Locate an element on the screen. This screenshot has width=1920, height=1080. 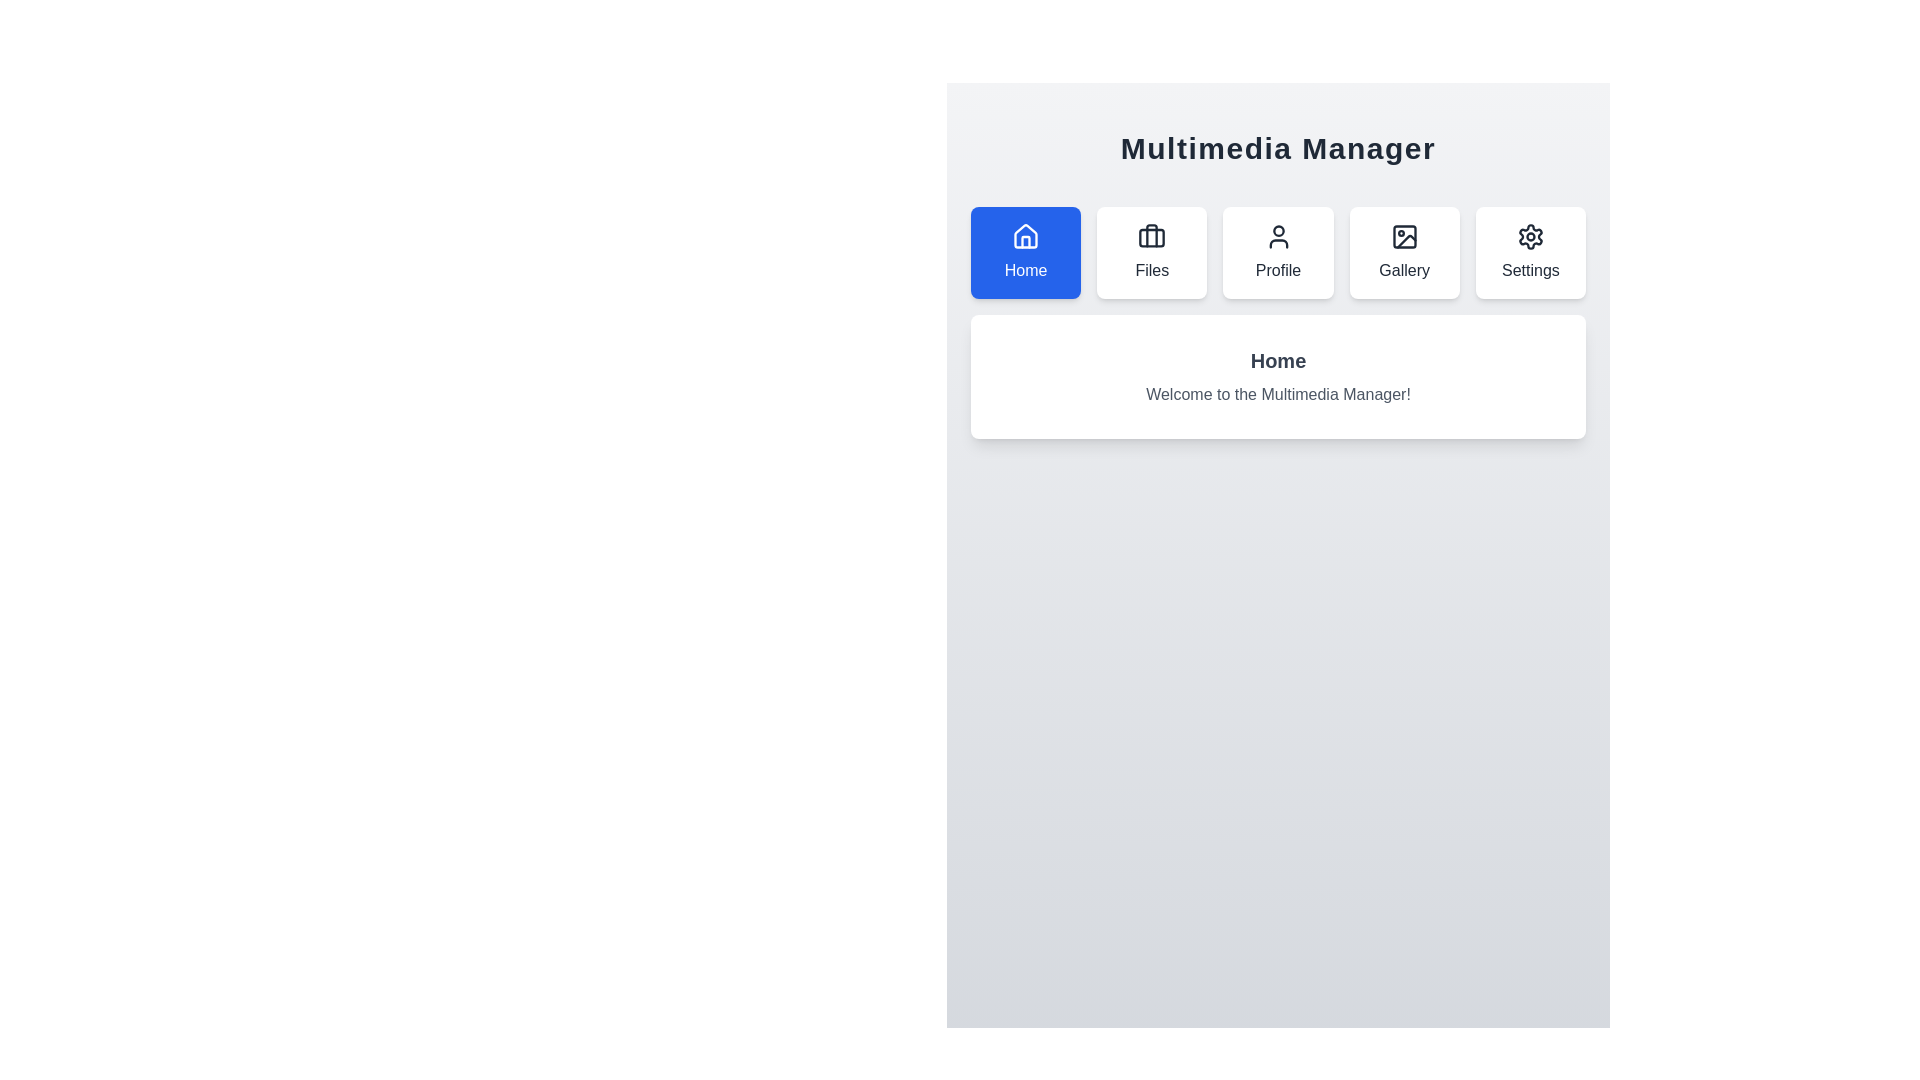
the user profile icon located in the 'Profile' card, which is the third card in a horizontal row of similar cards, centered below the label text 'Profile' is located at coordinates (1277, 235).